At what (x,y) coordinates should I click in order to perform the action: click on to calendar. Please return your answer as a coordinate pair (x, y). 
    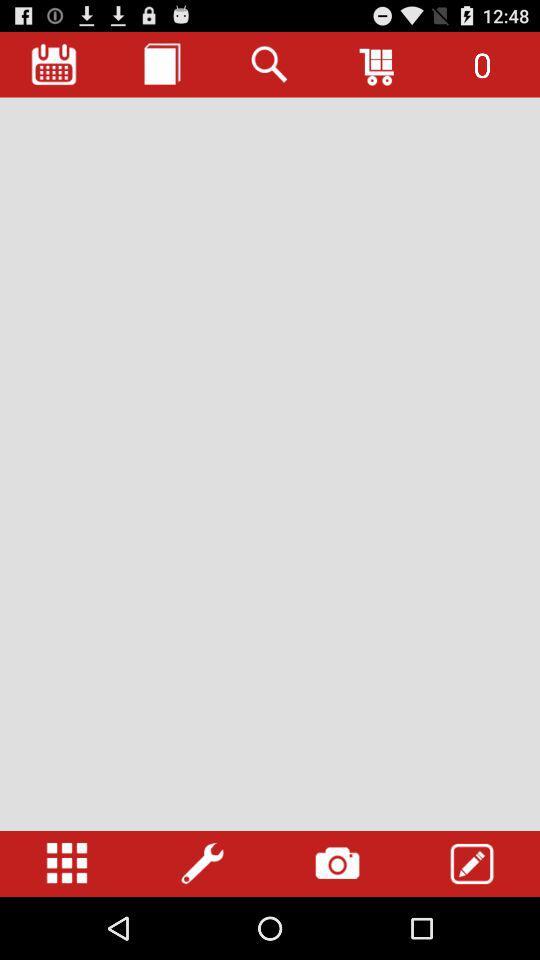
    Looking at the image, I should click on (54, 64).